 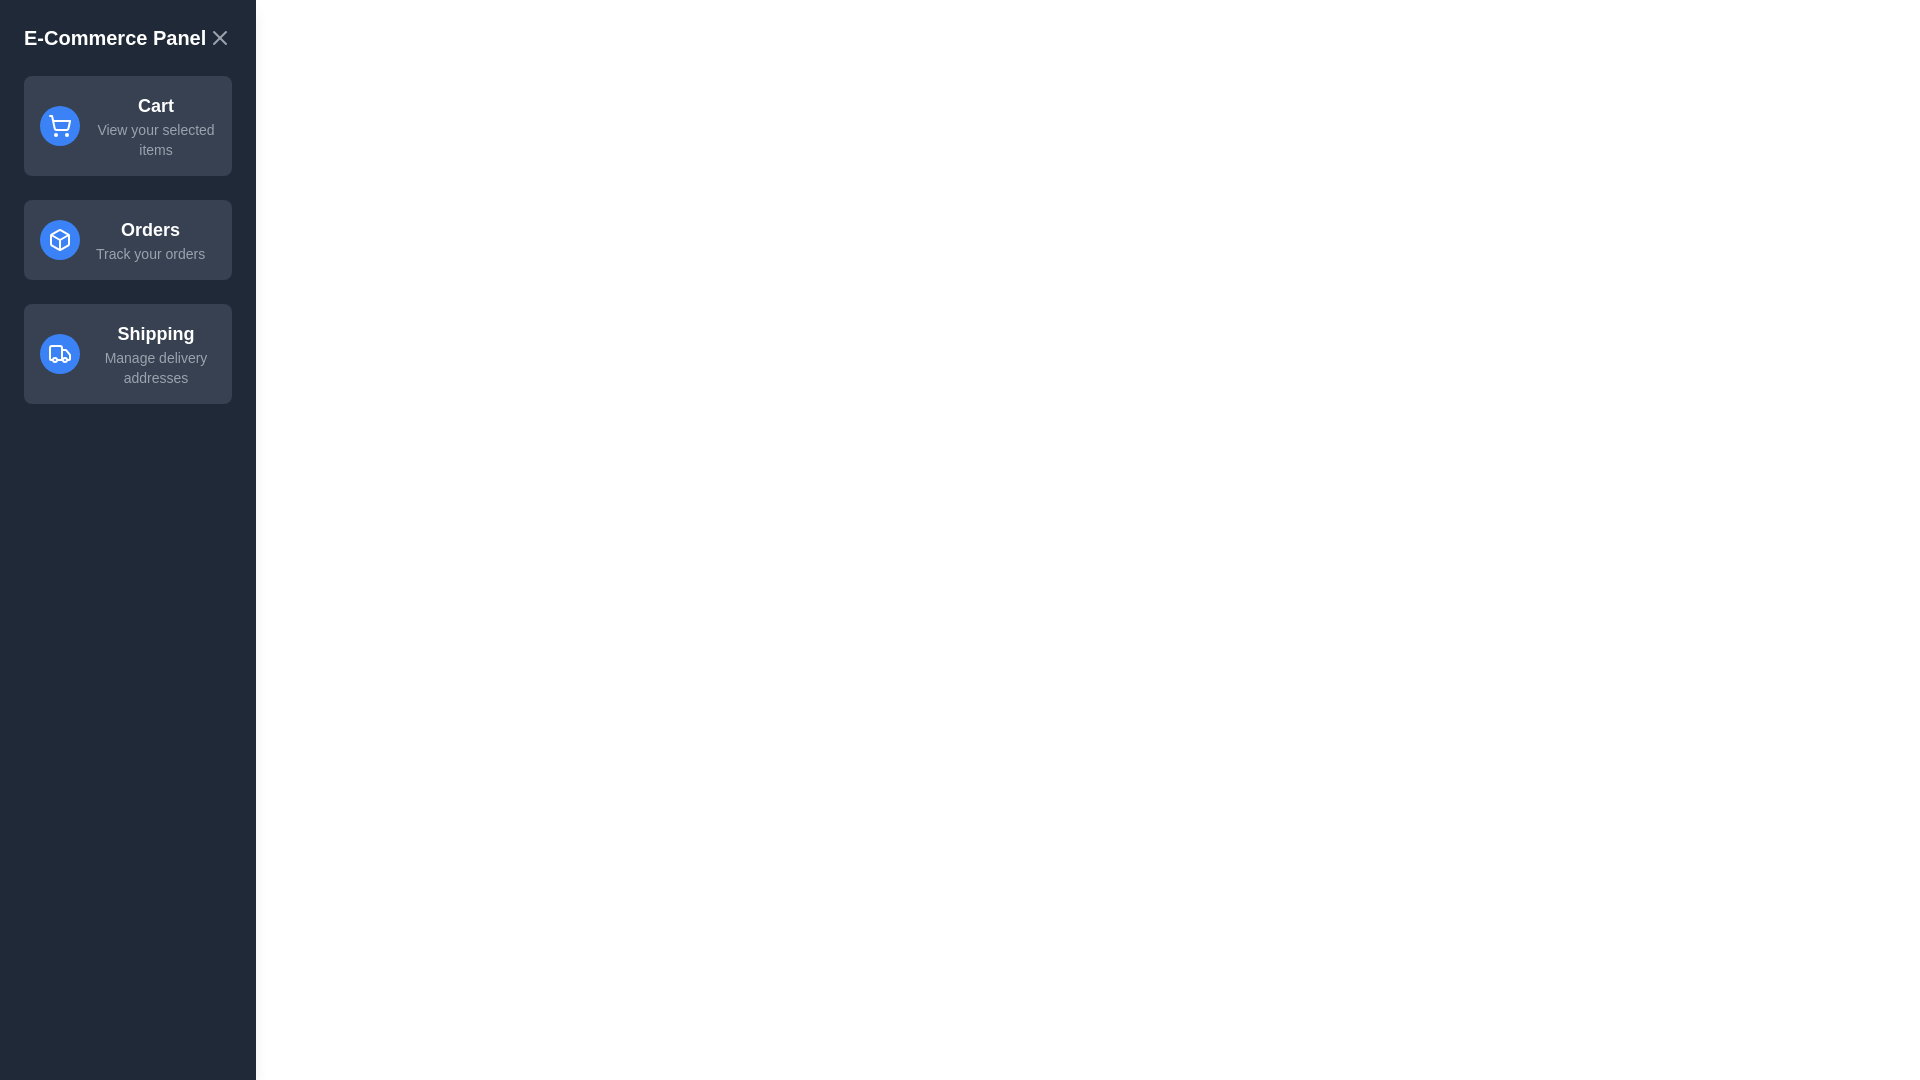 I want to click on the 'Cart' option in the E-Commerce Drawer, so click(x=127, y=126).